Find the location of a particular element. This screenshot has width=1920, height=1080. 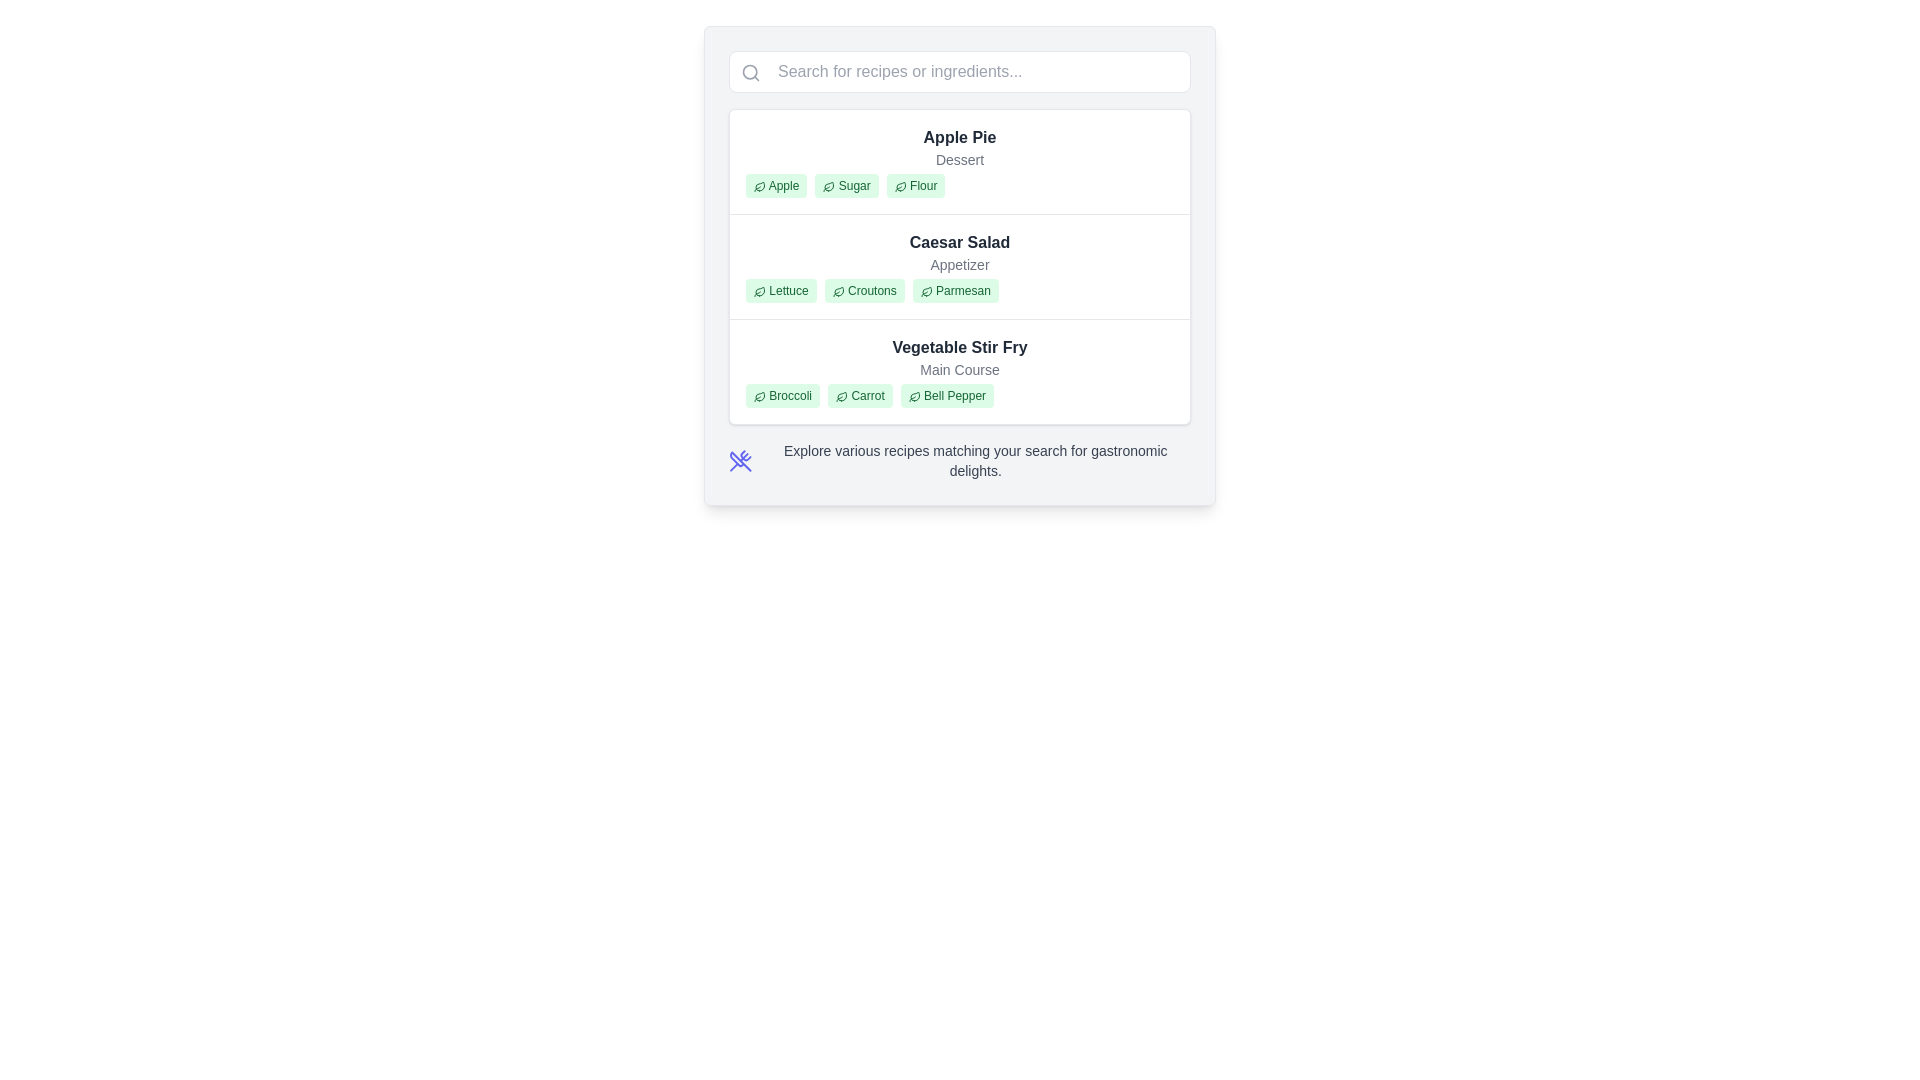

the text label styled in a small gray font that reads 'Appetizer', located directly below the title 'Caesar Salad' in the card listing is located at coordinates (960, 264).